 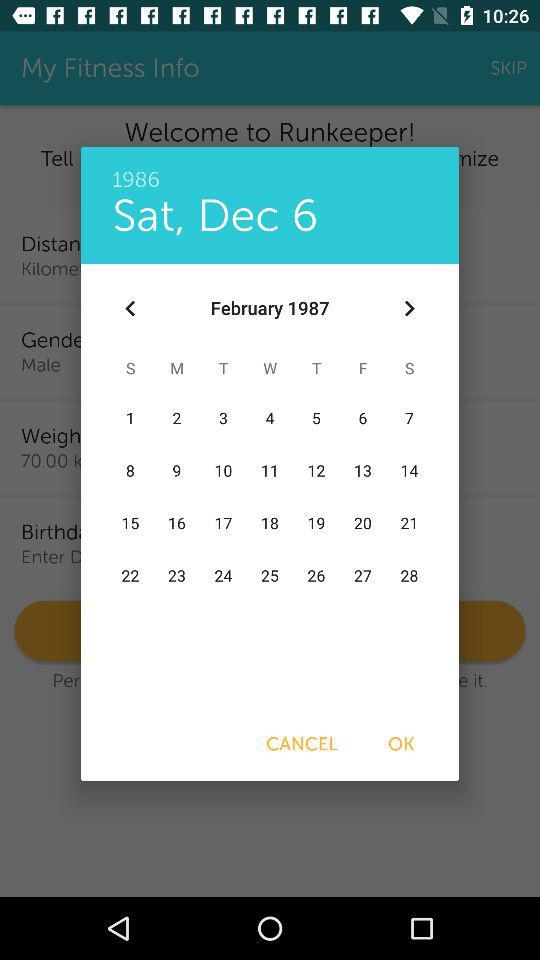 What do you see at coordinates (270, 168) in the screenshot?
I see `the icon above sat, dec 6 icon` at bounding box center [270, 168].